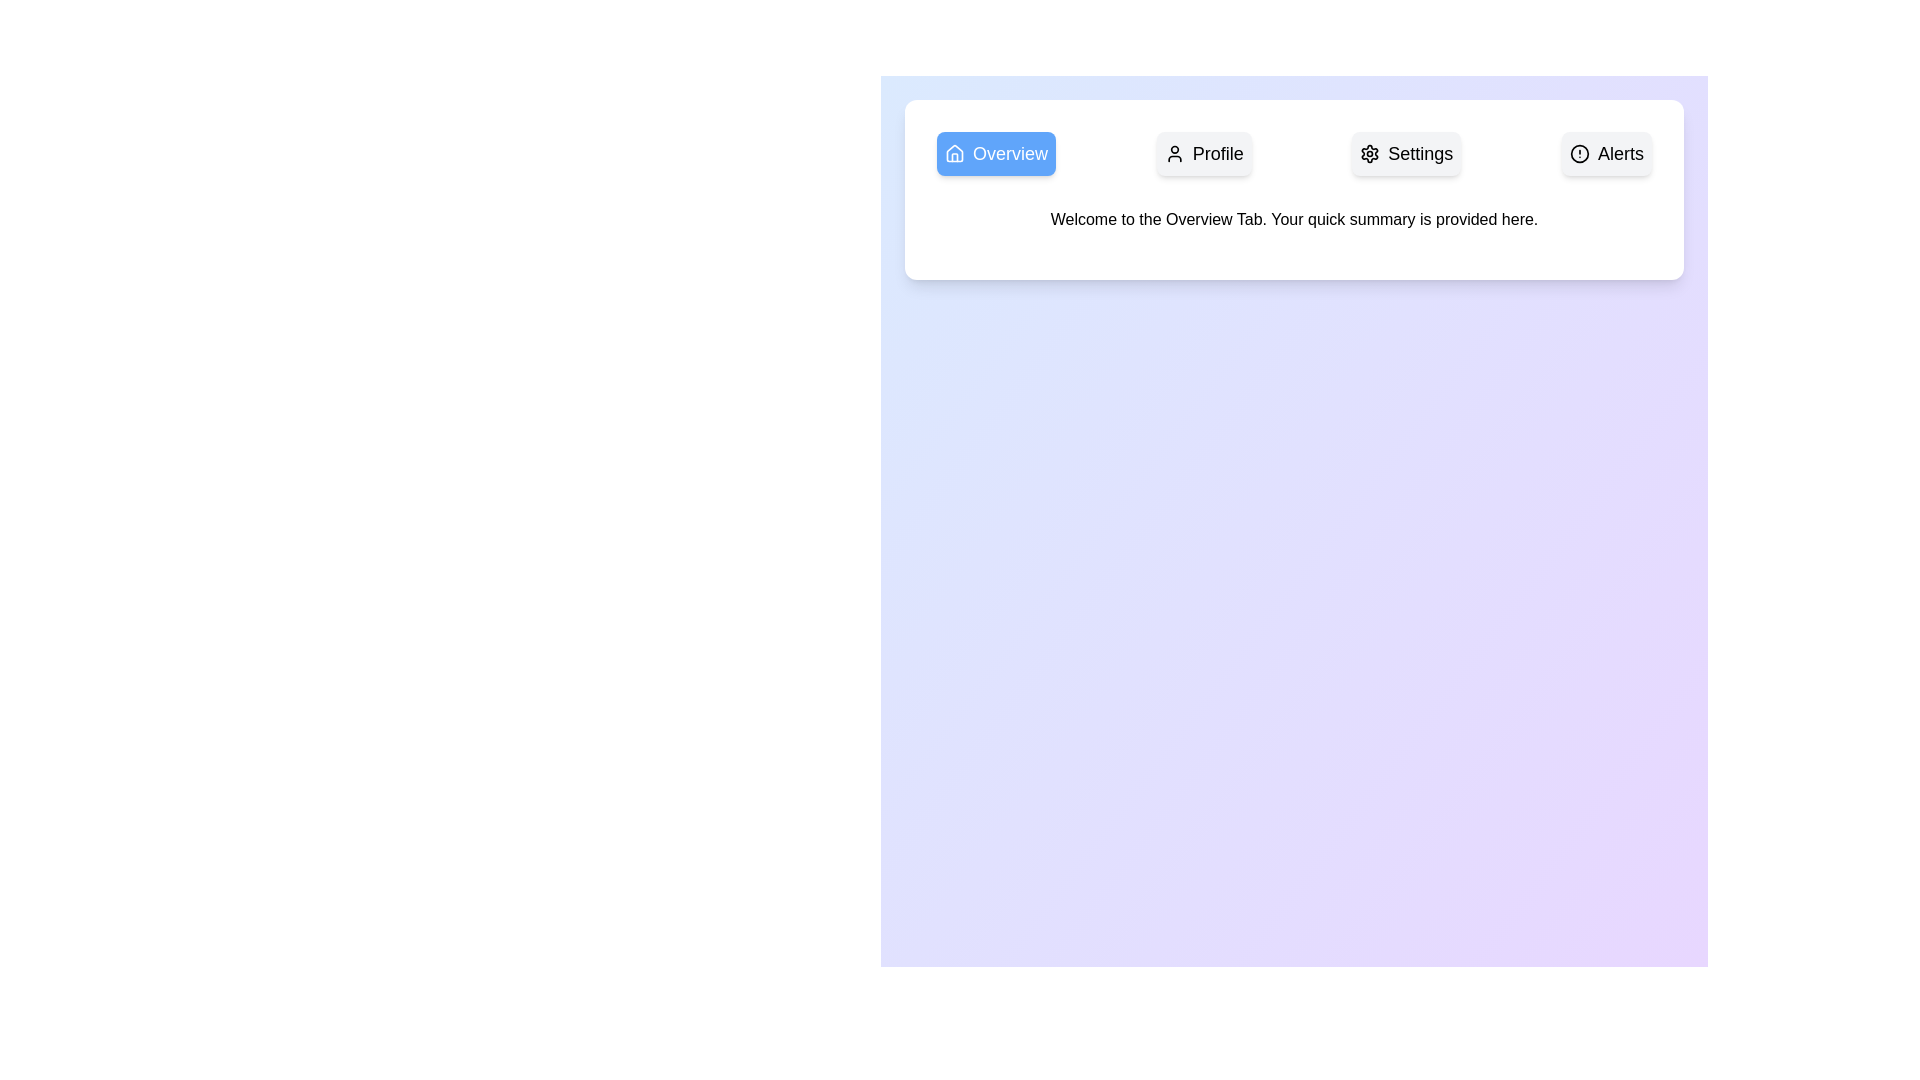  I want to click on the Navigation Button located in the top-left section of the interface, so click(1009, 153).